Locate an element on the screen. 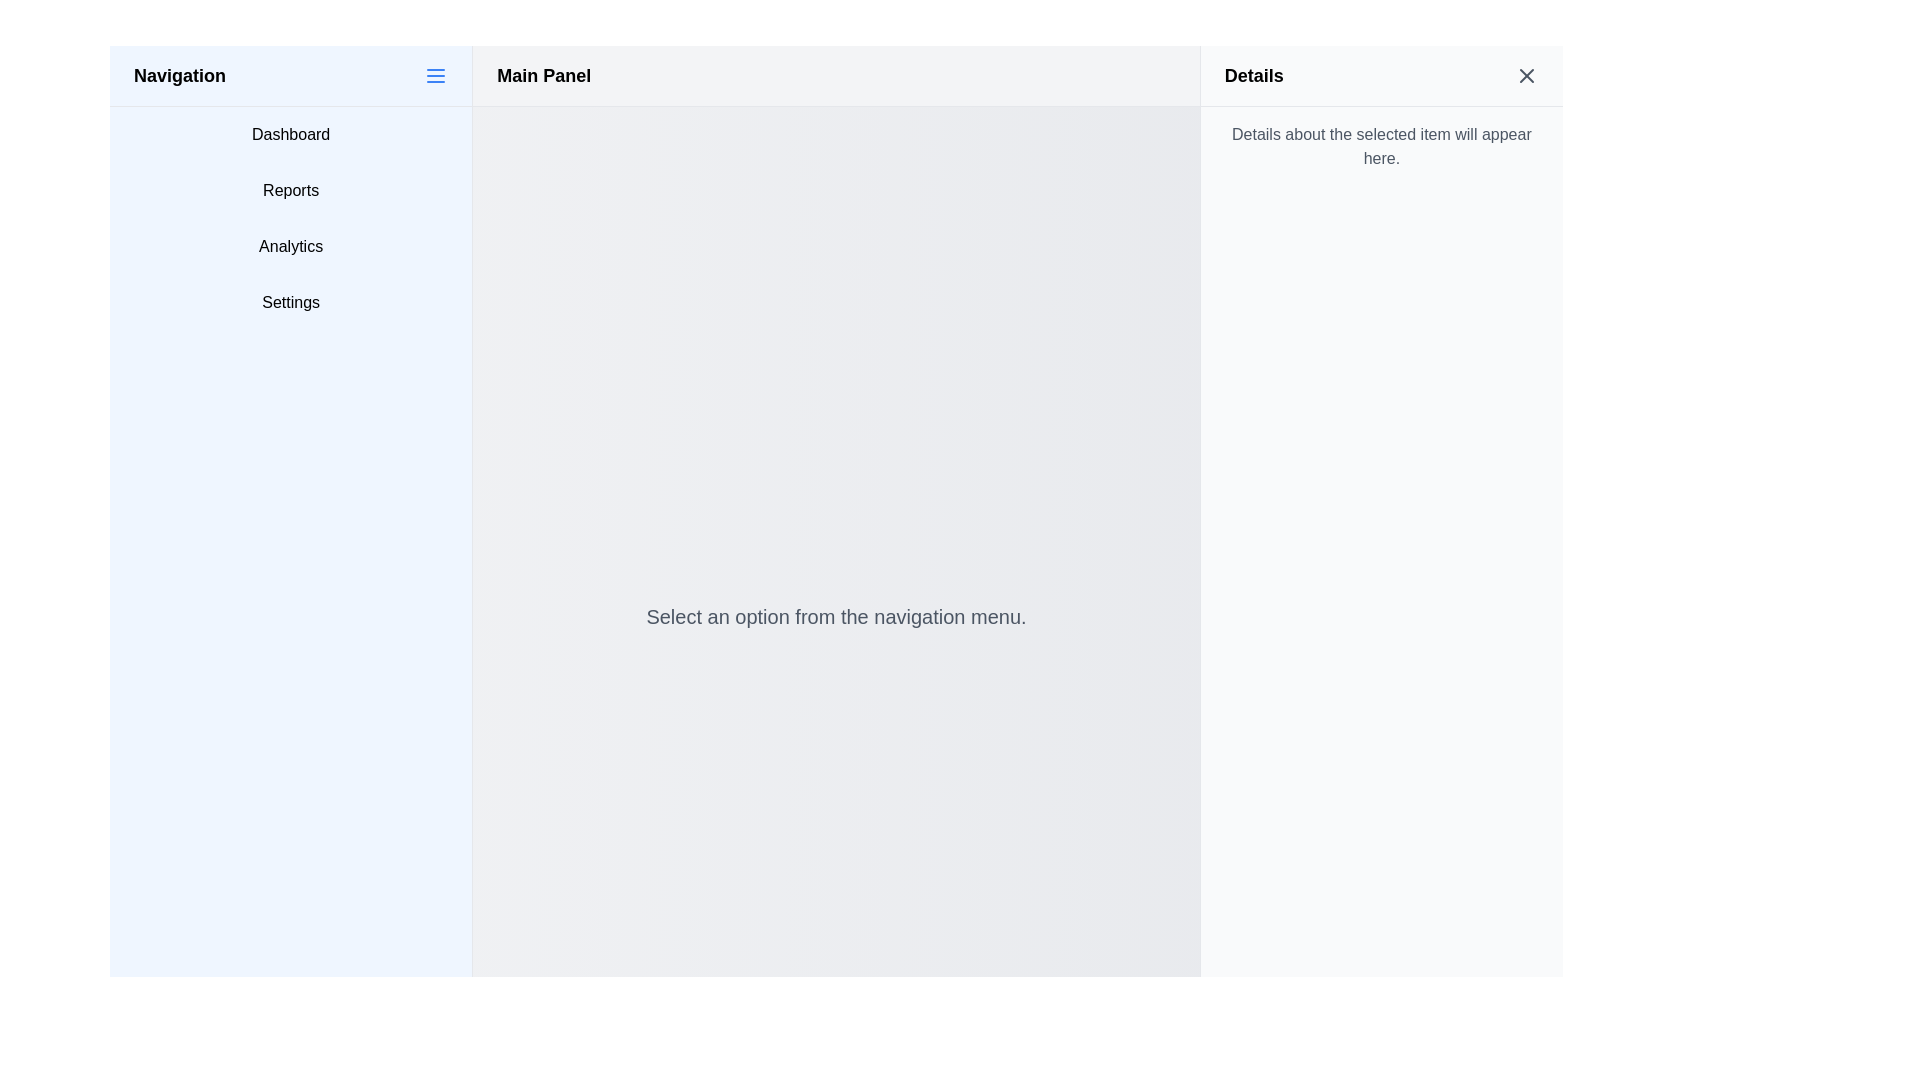 The height and width of the screenshot is (1080, 1920). the 'Navigation' text label, which is bold and enlarged, positioned at the top left corner of the vertical navigation panel is located at coordinates (180, 75).